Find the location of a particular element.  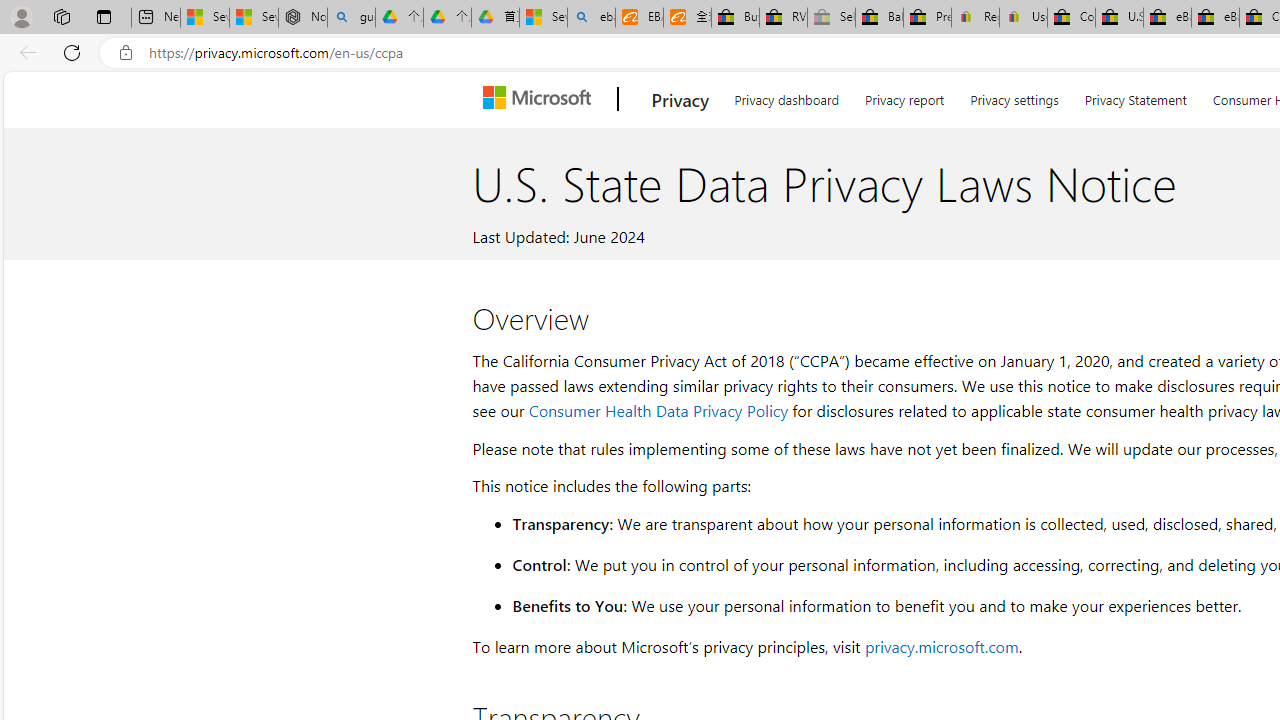

'Privacy Statement' is located at coordinates (1136, 96).